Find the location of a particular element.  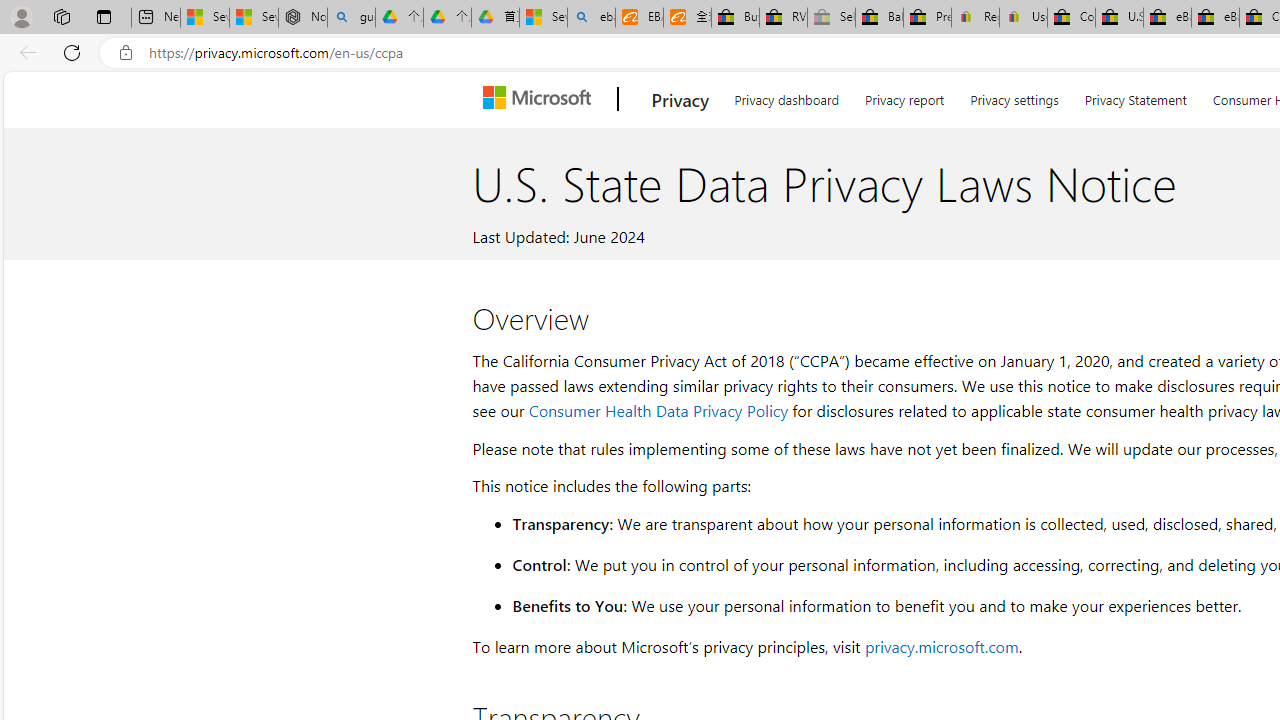

'Privacy Statement' is located at coordinates (1136, 96).